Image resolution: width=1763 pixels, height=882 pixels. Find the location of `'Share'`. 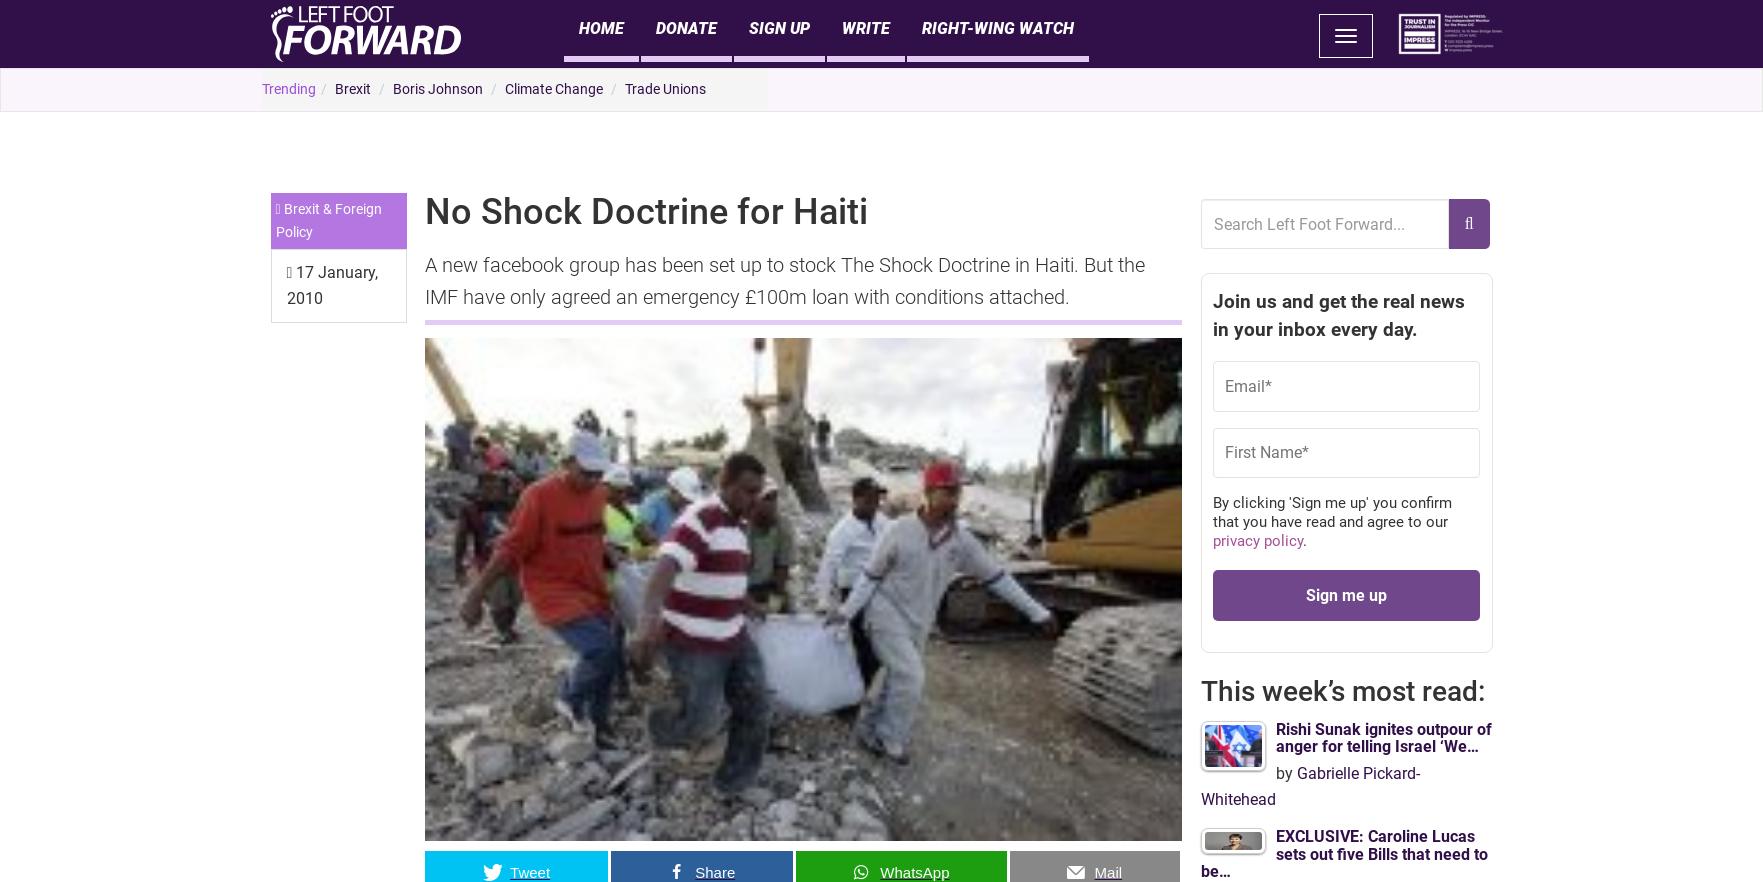

'Share' is located at coordinates (694, 871).